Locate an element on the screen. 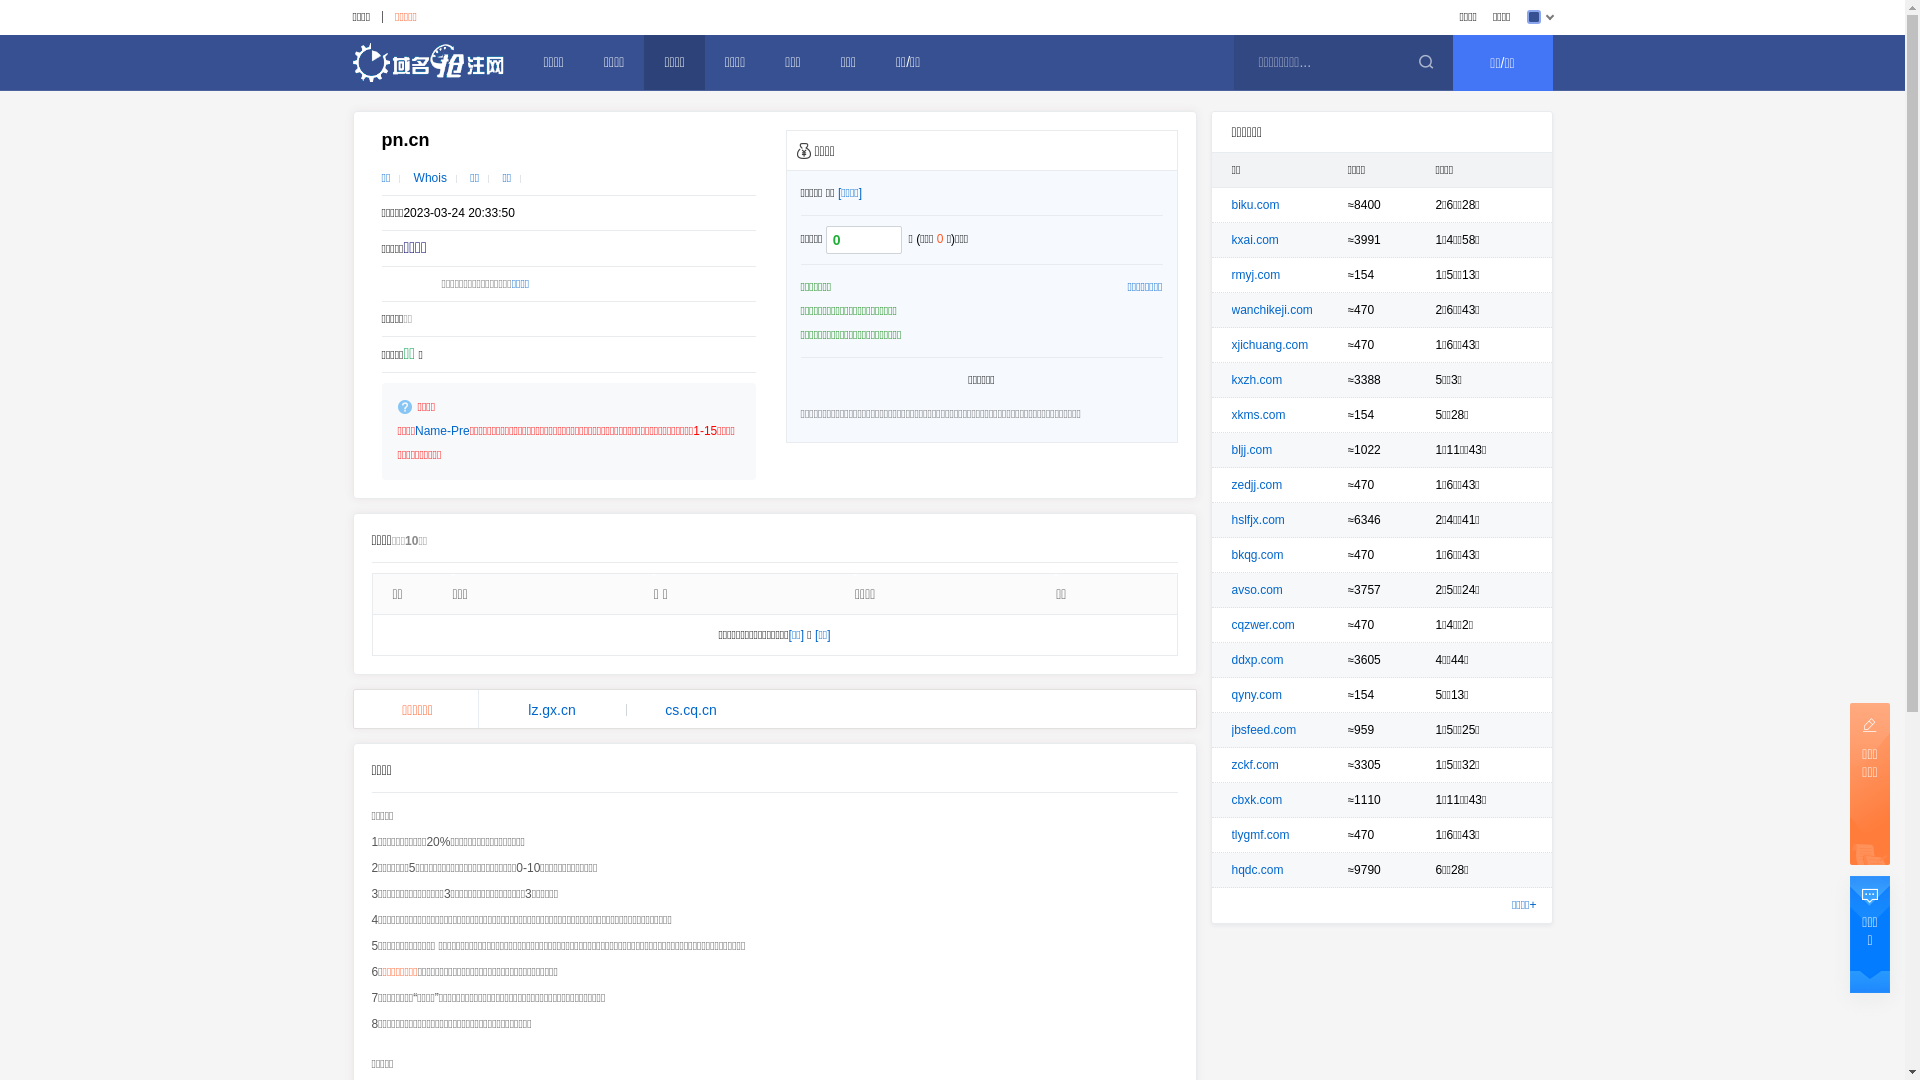  'zckf.com' is located at coordinates (1254, 764).